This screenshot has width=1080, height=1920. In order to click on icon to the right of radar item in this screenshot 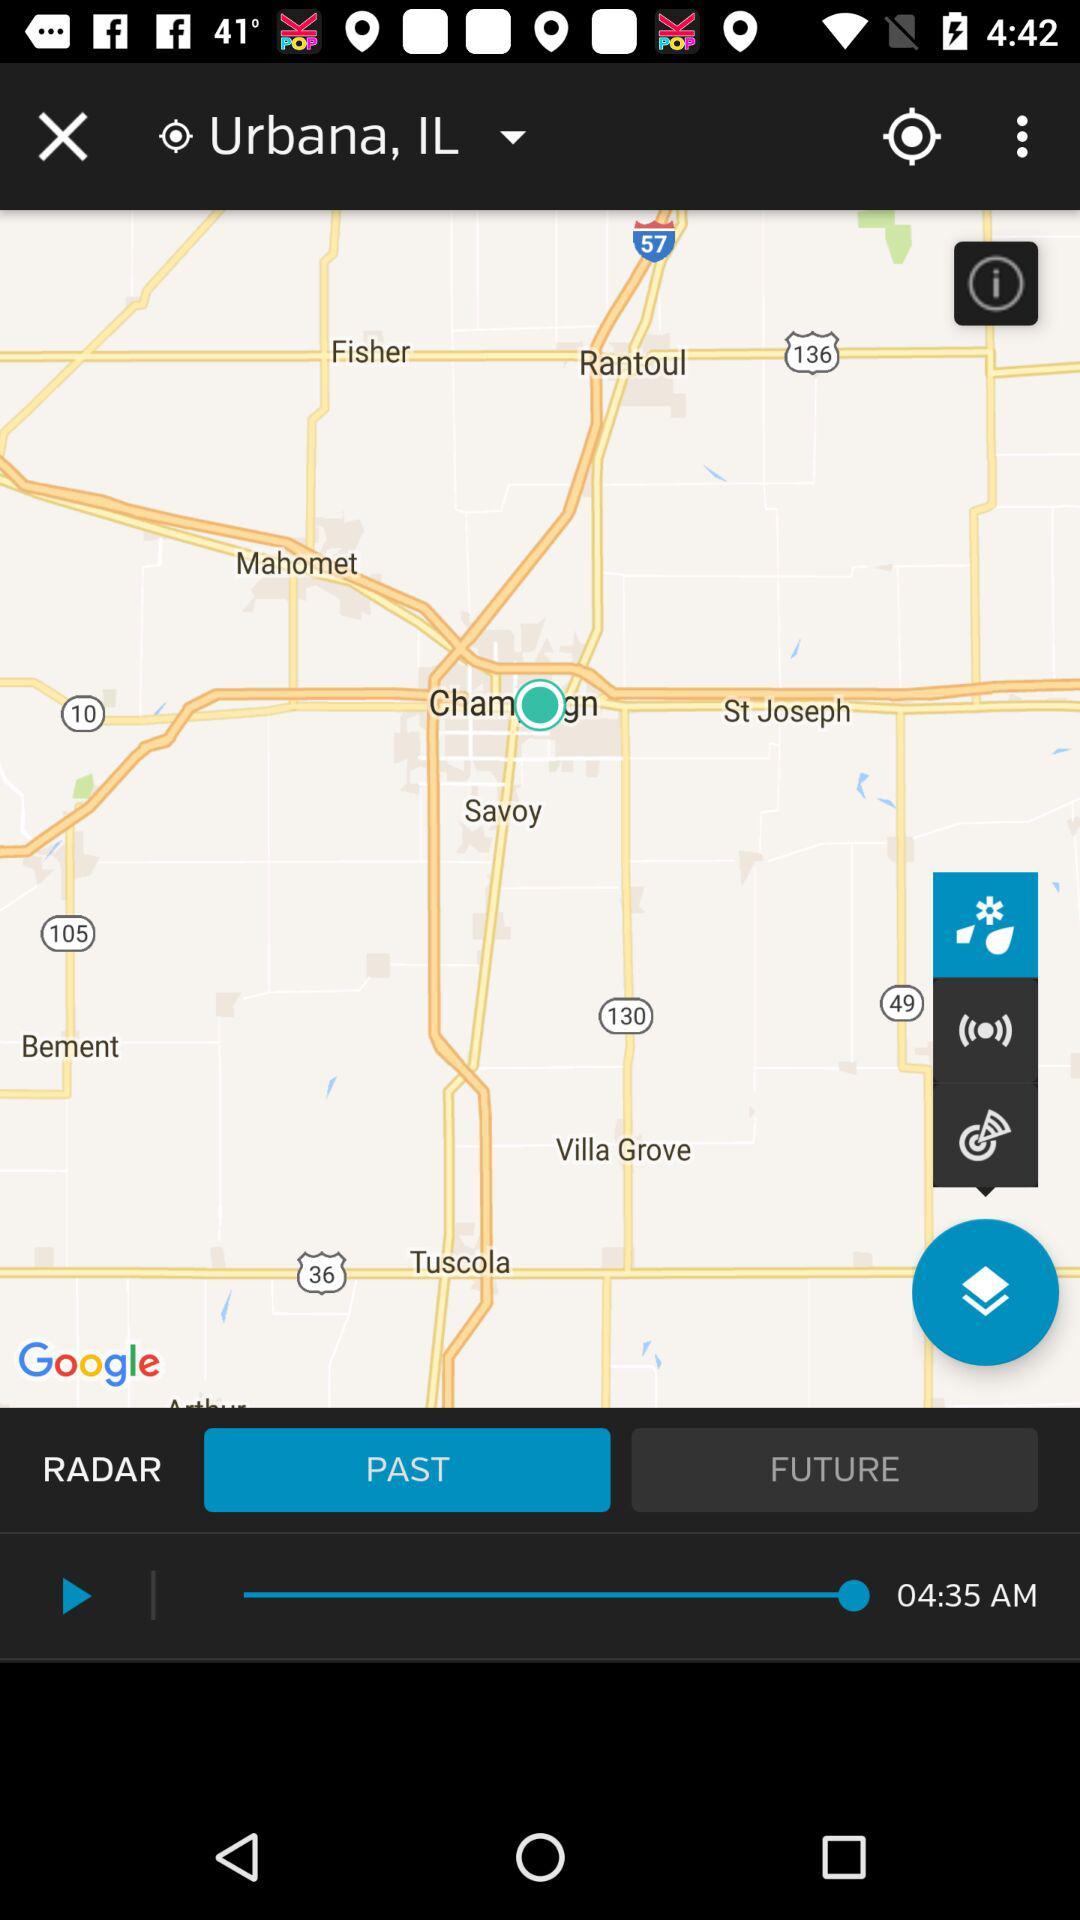, I will do `click(406, 1469)`.